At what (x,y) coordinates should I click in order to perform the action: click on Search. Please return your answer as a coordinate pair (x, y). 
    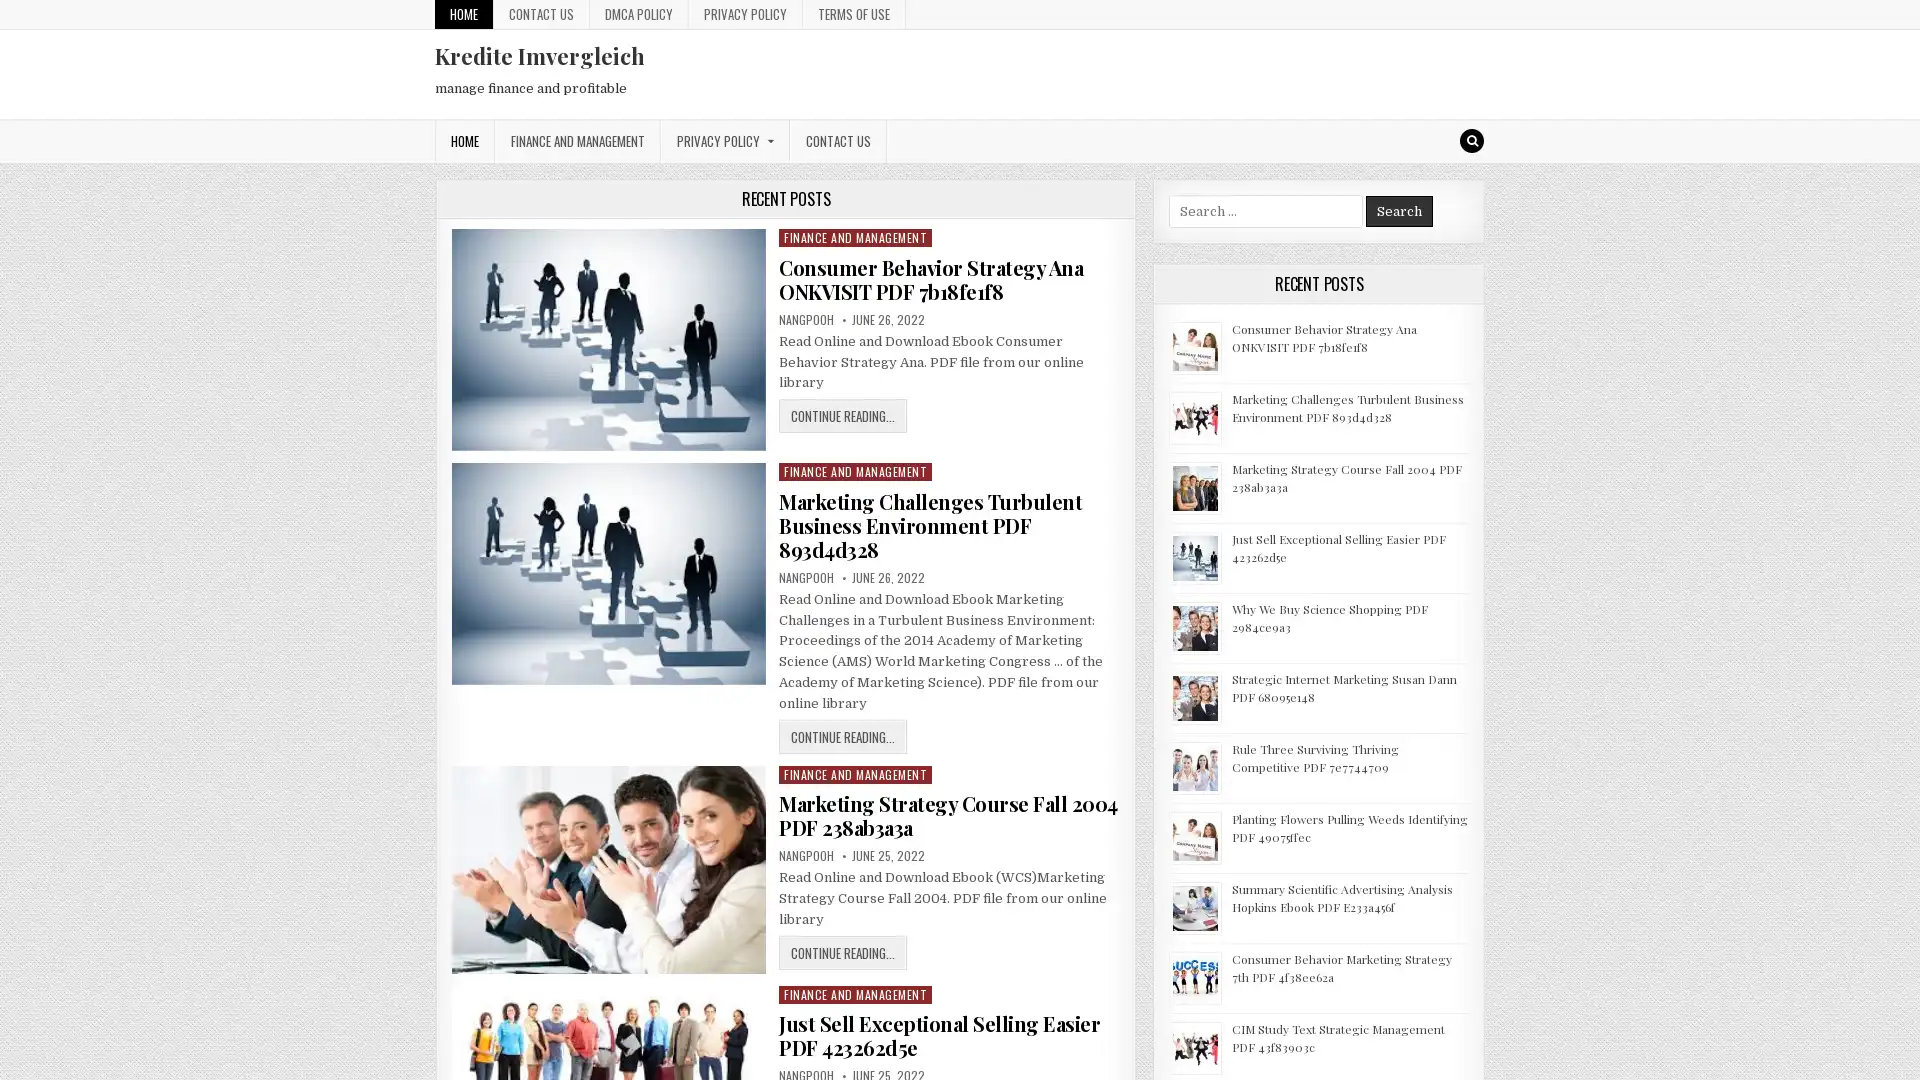
    Looking at the image, I should click on (1398, 211).